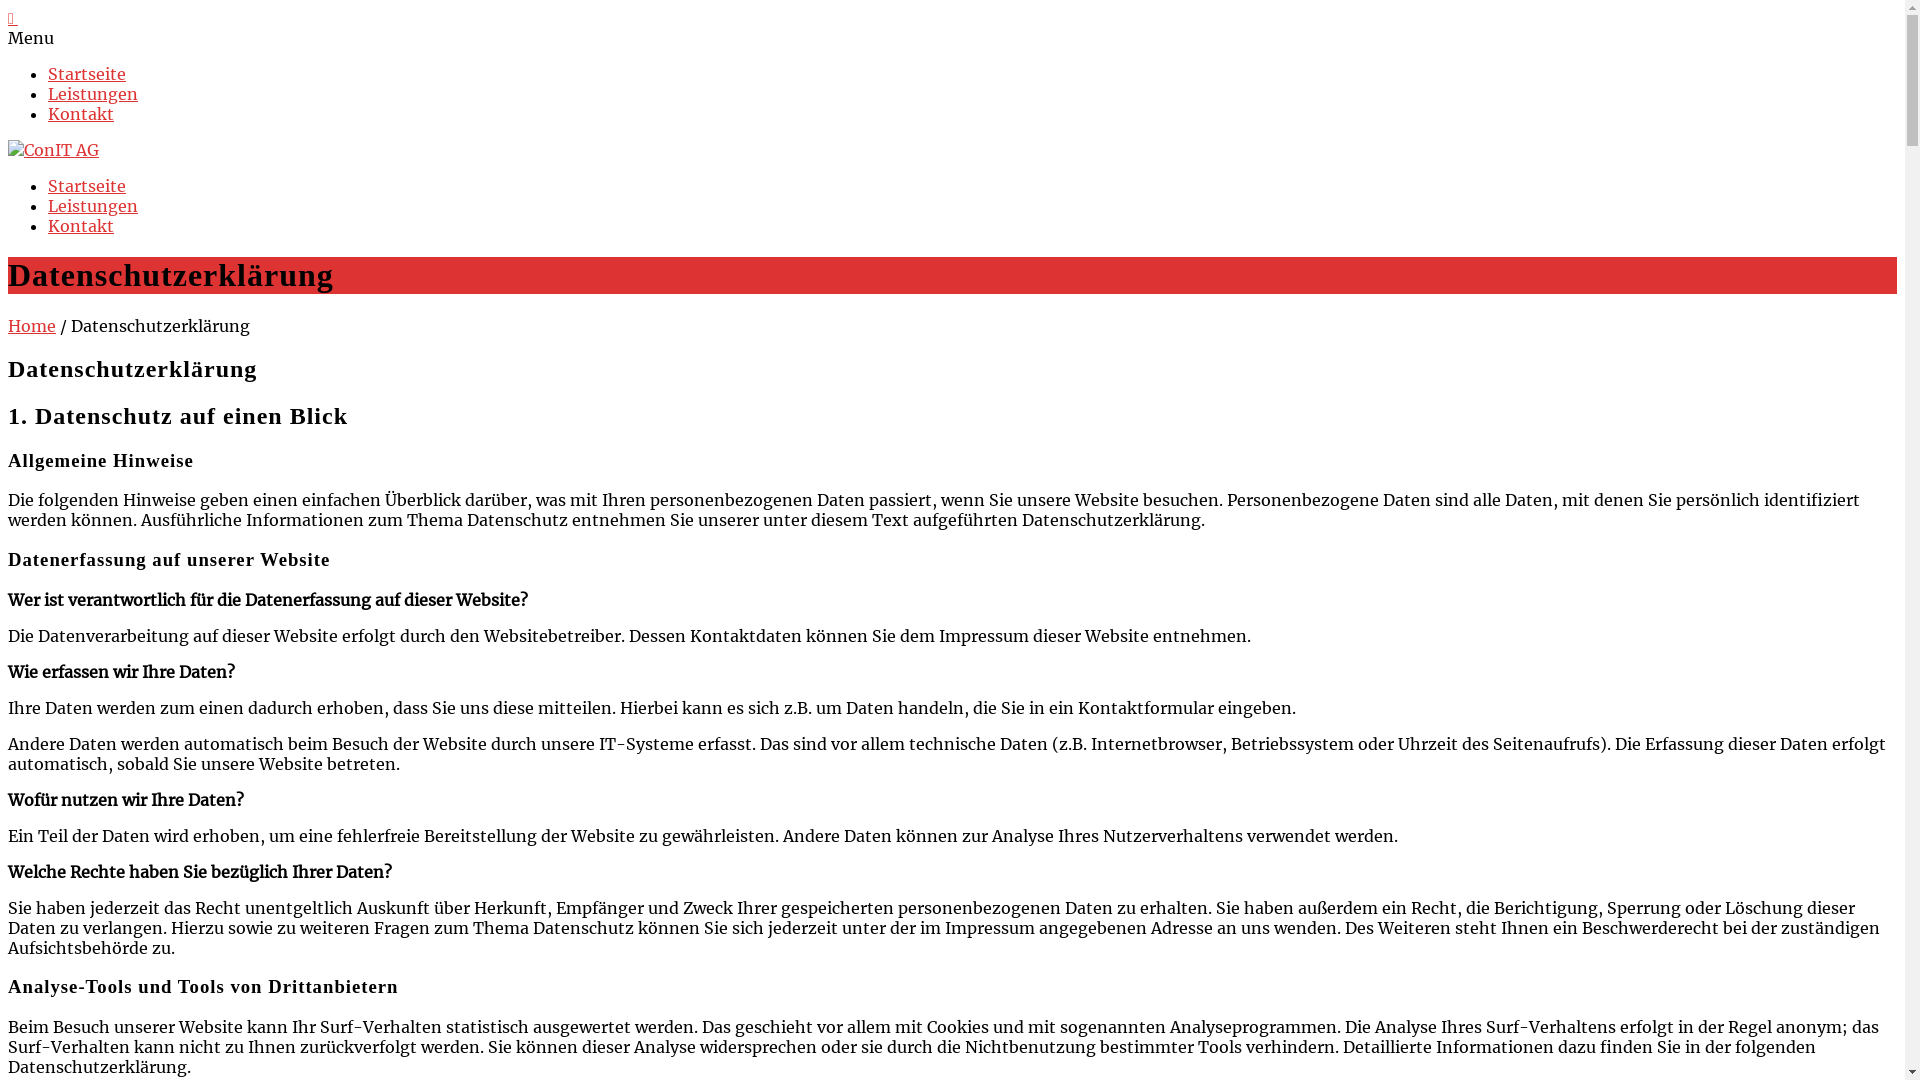  What do you see at coordinates (91, 93) in the screenshot?
I see `'Leistungen'` at bounding box center [91, 93].